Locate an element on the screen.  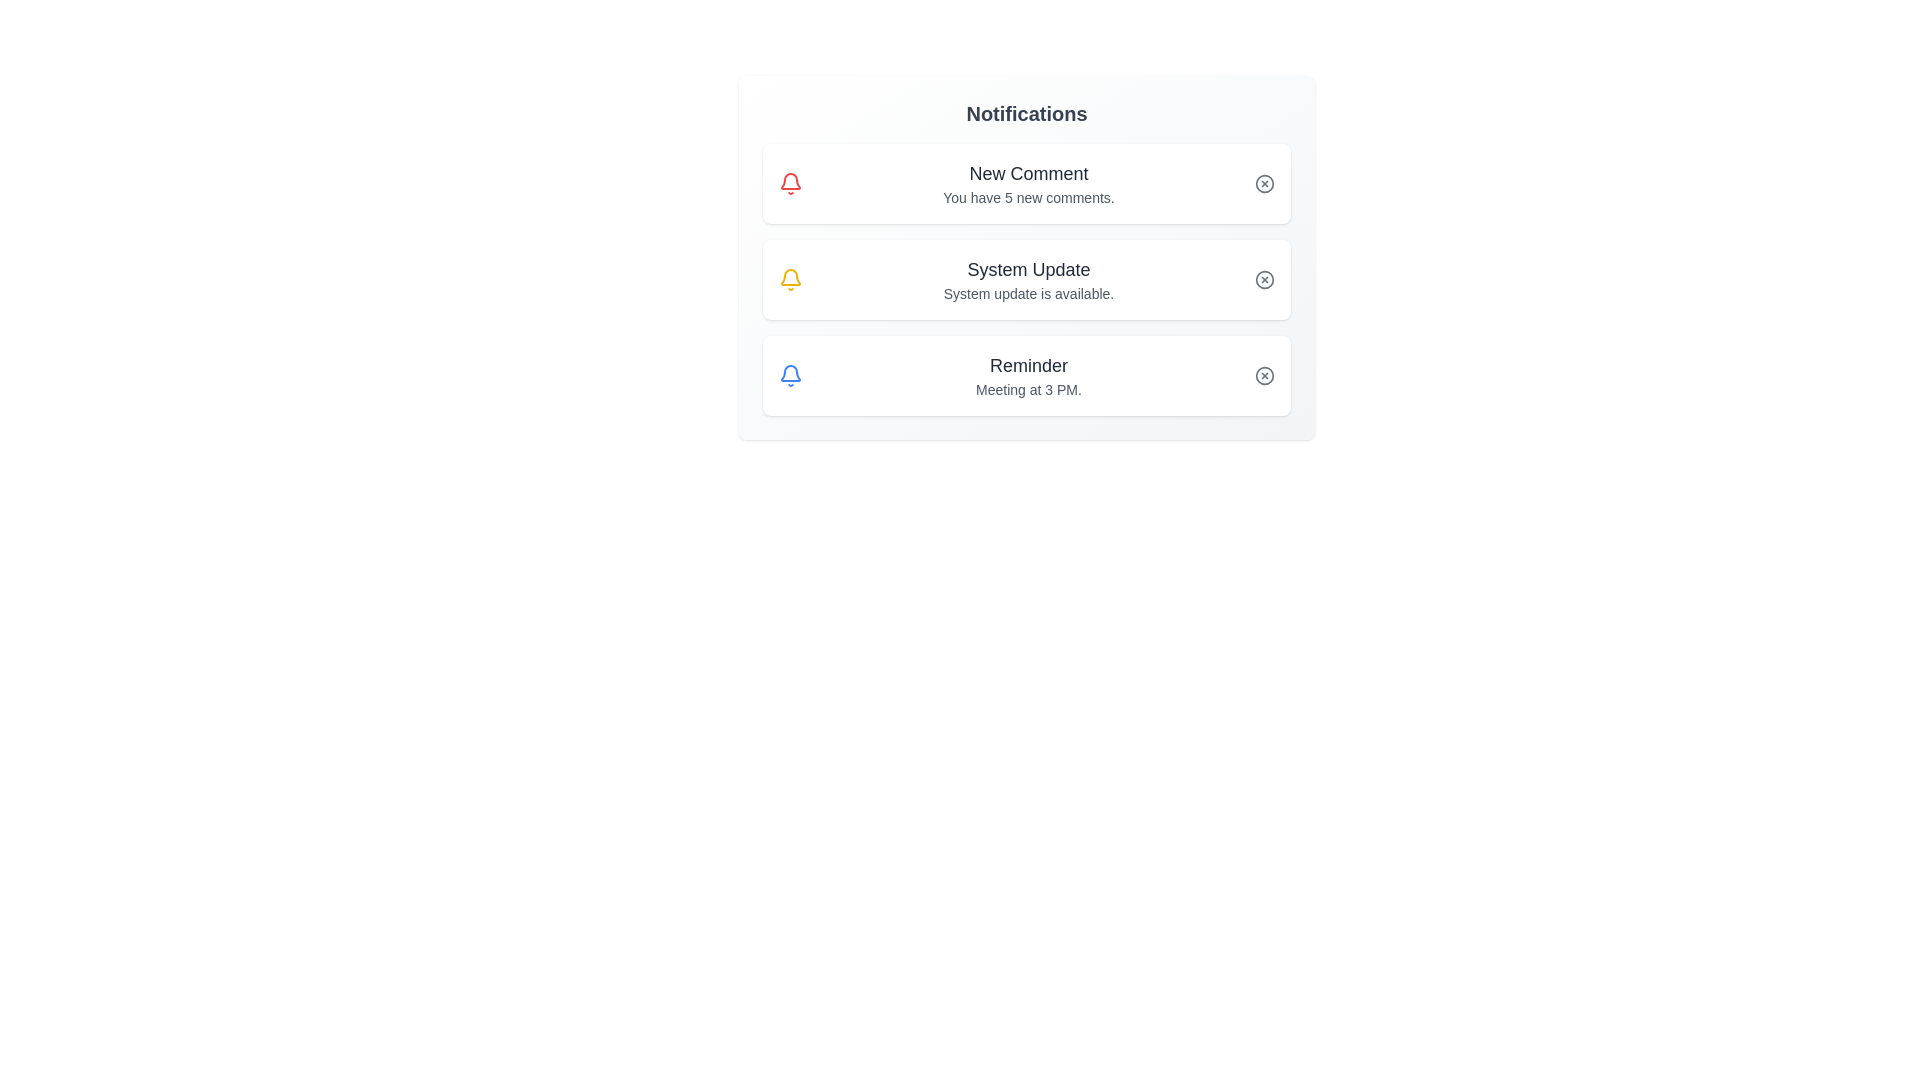
text label displaying 'System update is available.' which is styled in gray, located directly below the 'System Update' heading in the second notification card is located at coordinates (1028, 293).